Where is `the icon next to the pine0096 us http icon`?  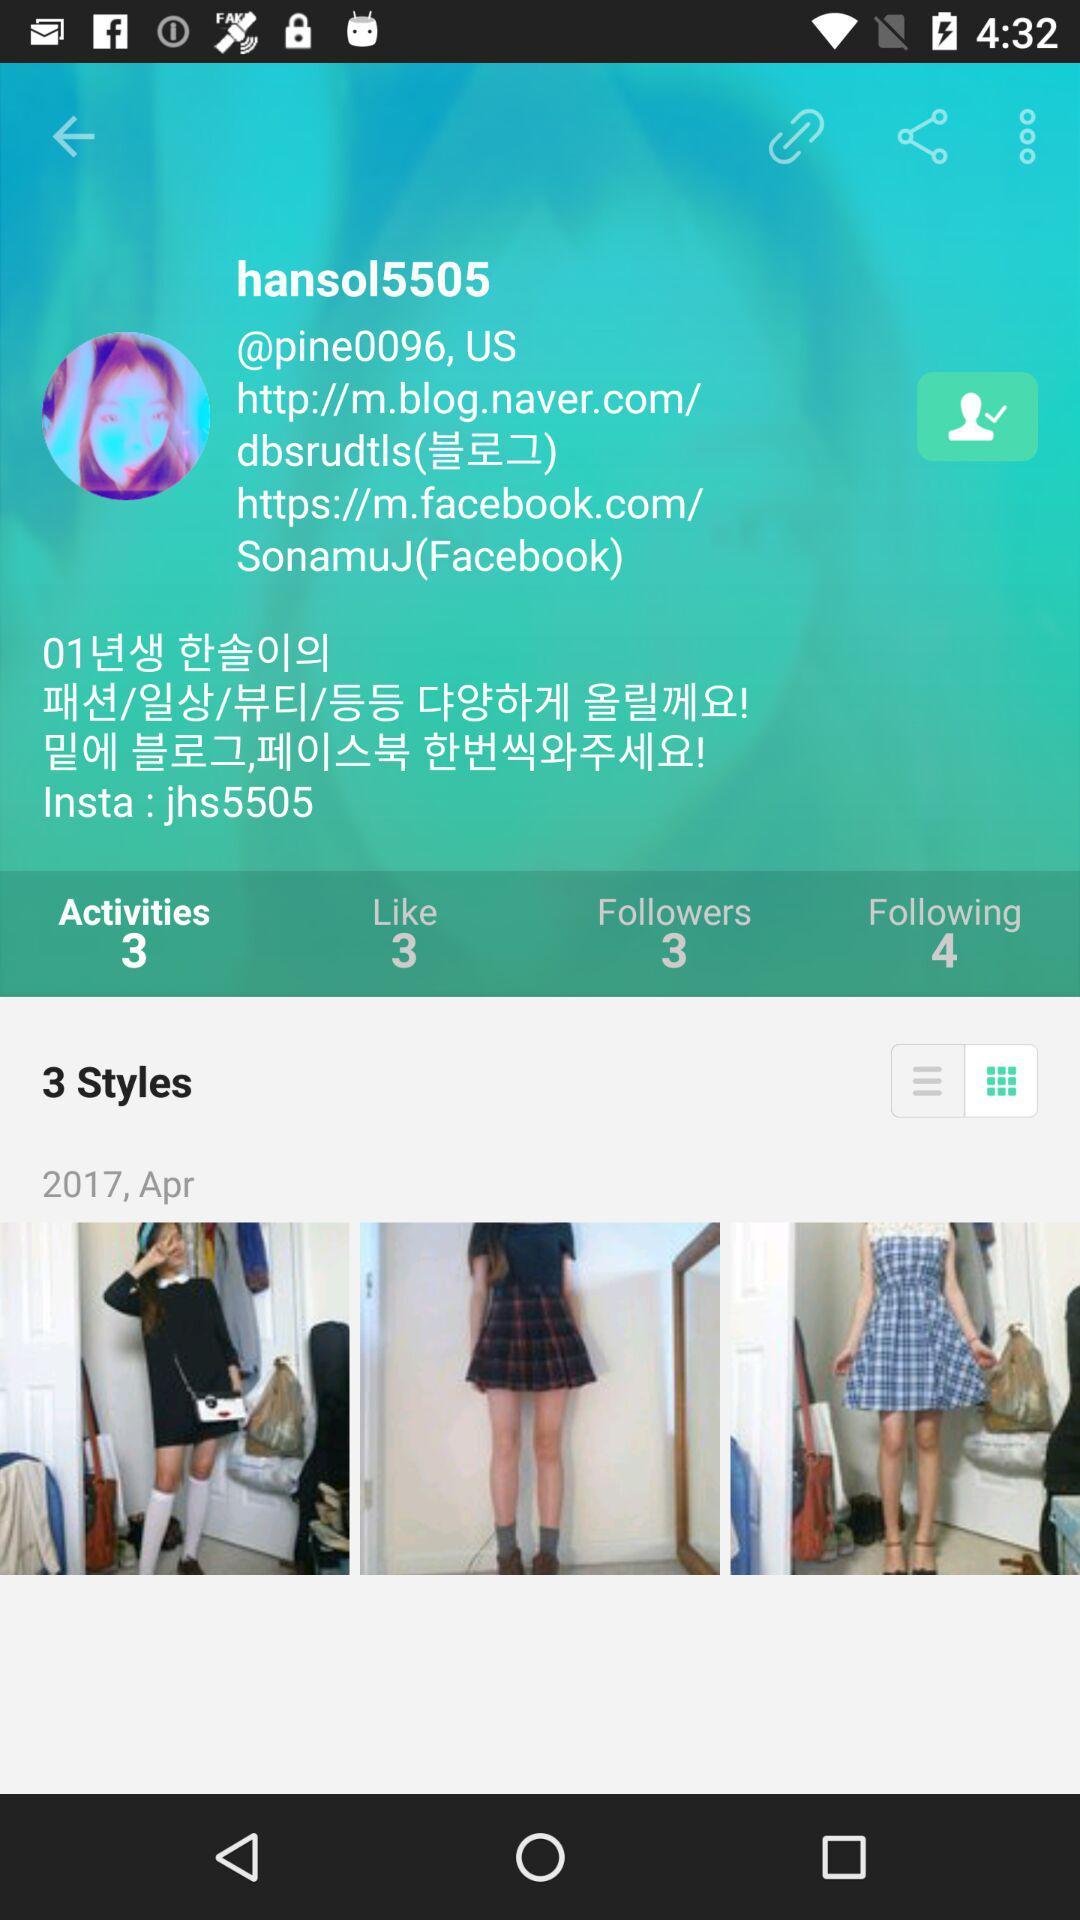 the icon next to the pine0096 us http icon is located at coordinates (976, 415).